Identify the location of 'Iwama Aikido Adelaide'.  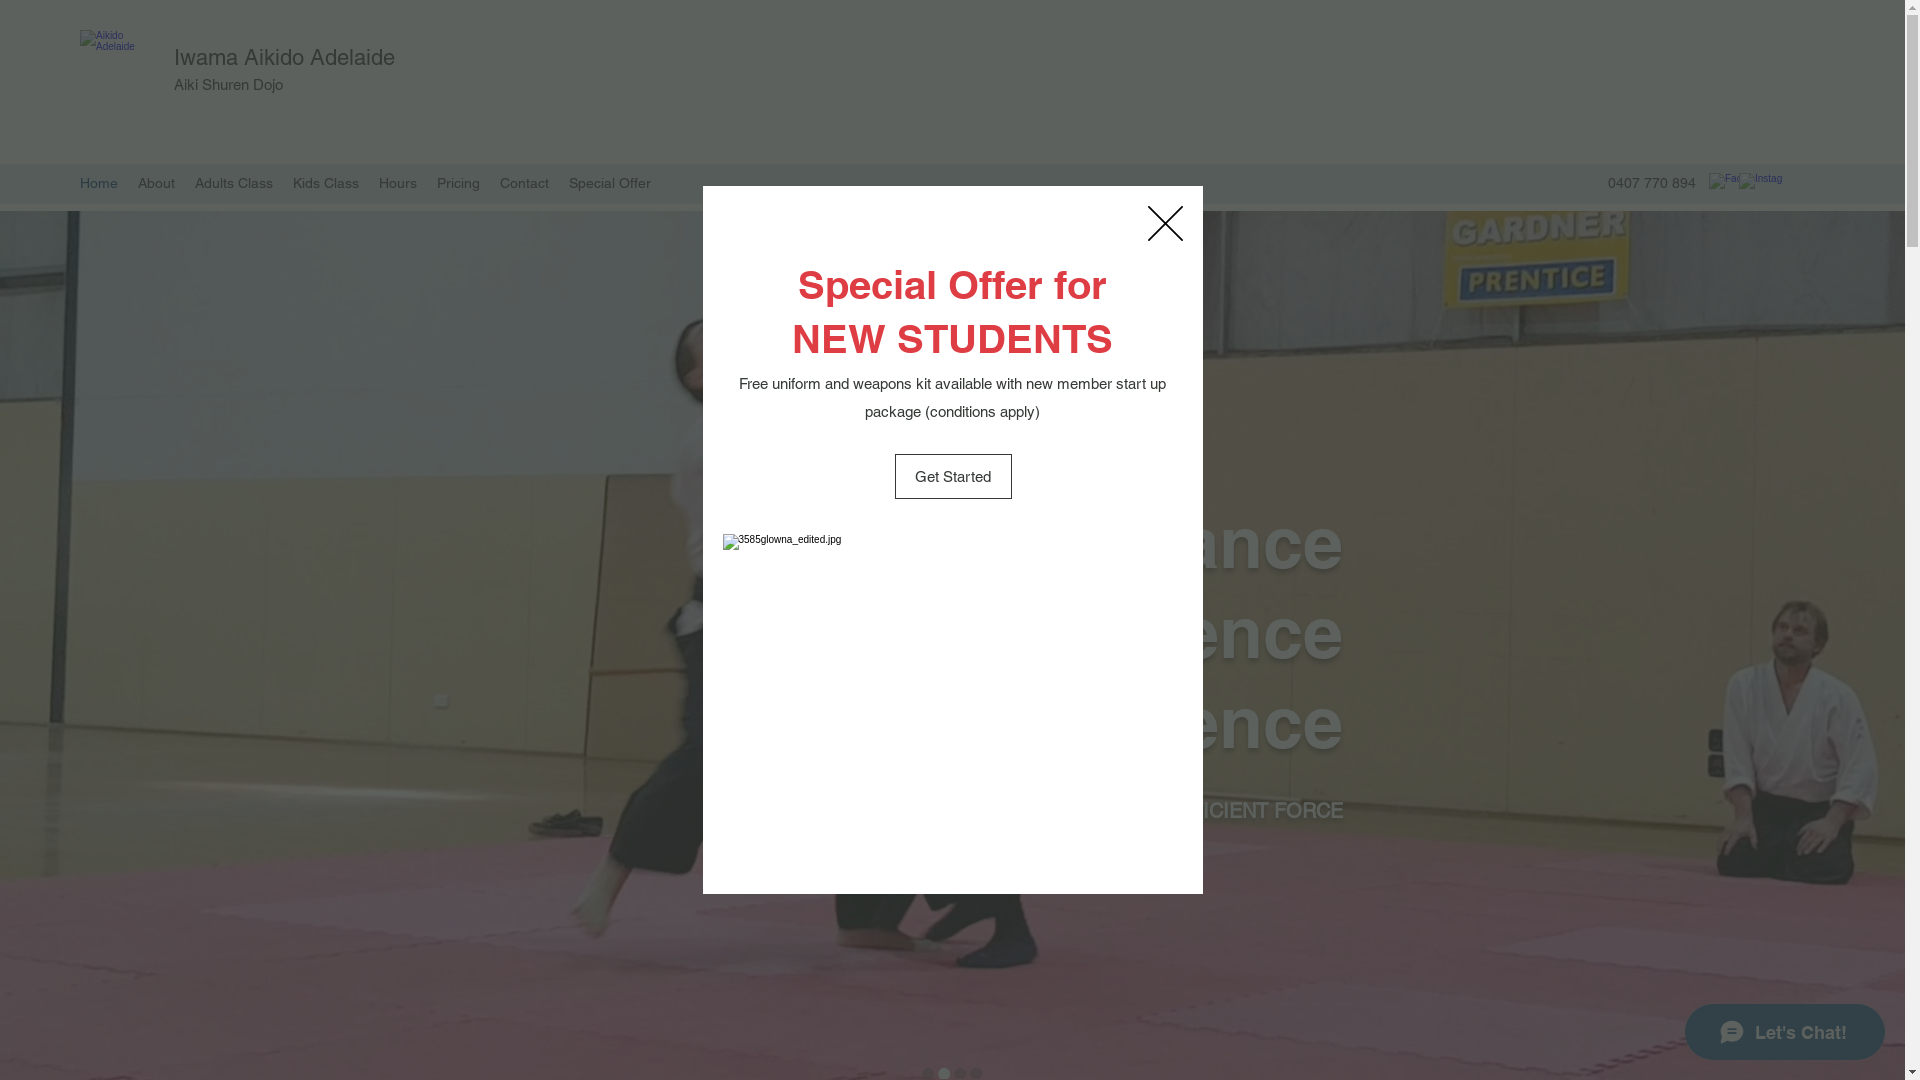
(173, 56).